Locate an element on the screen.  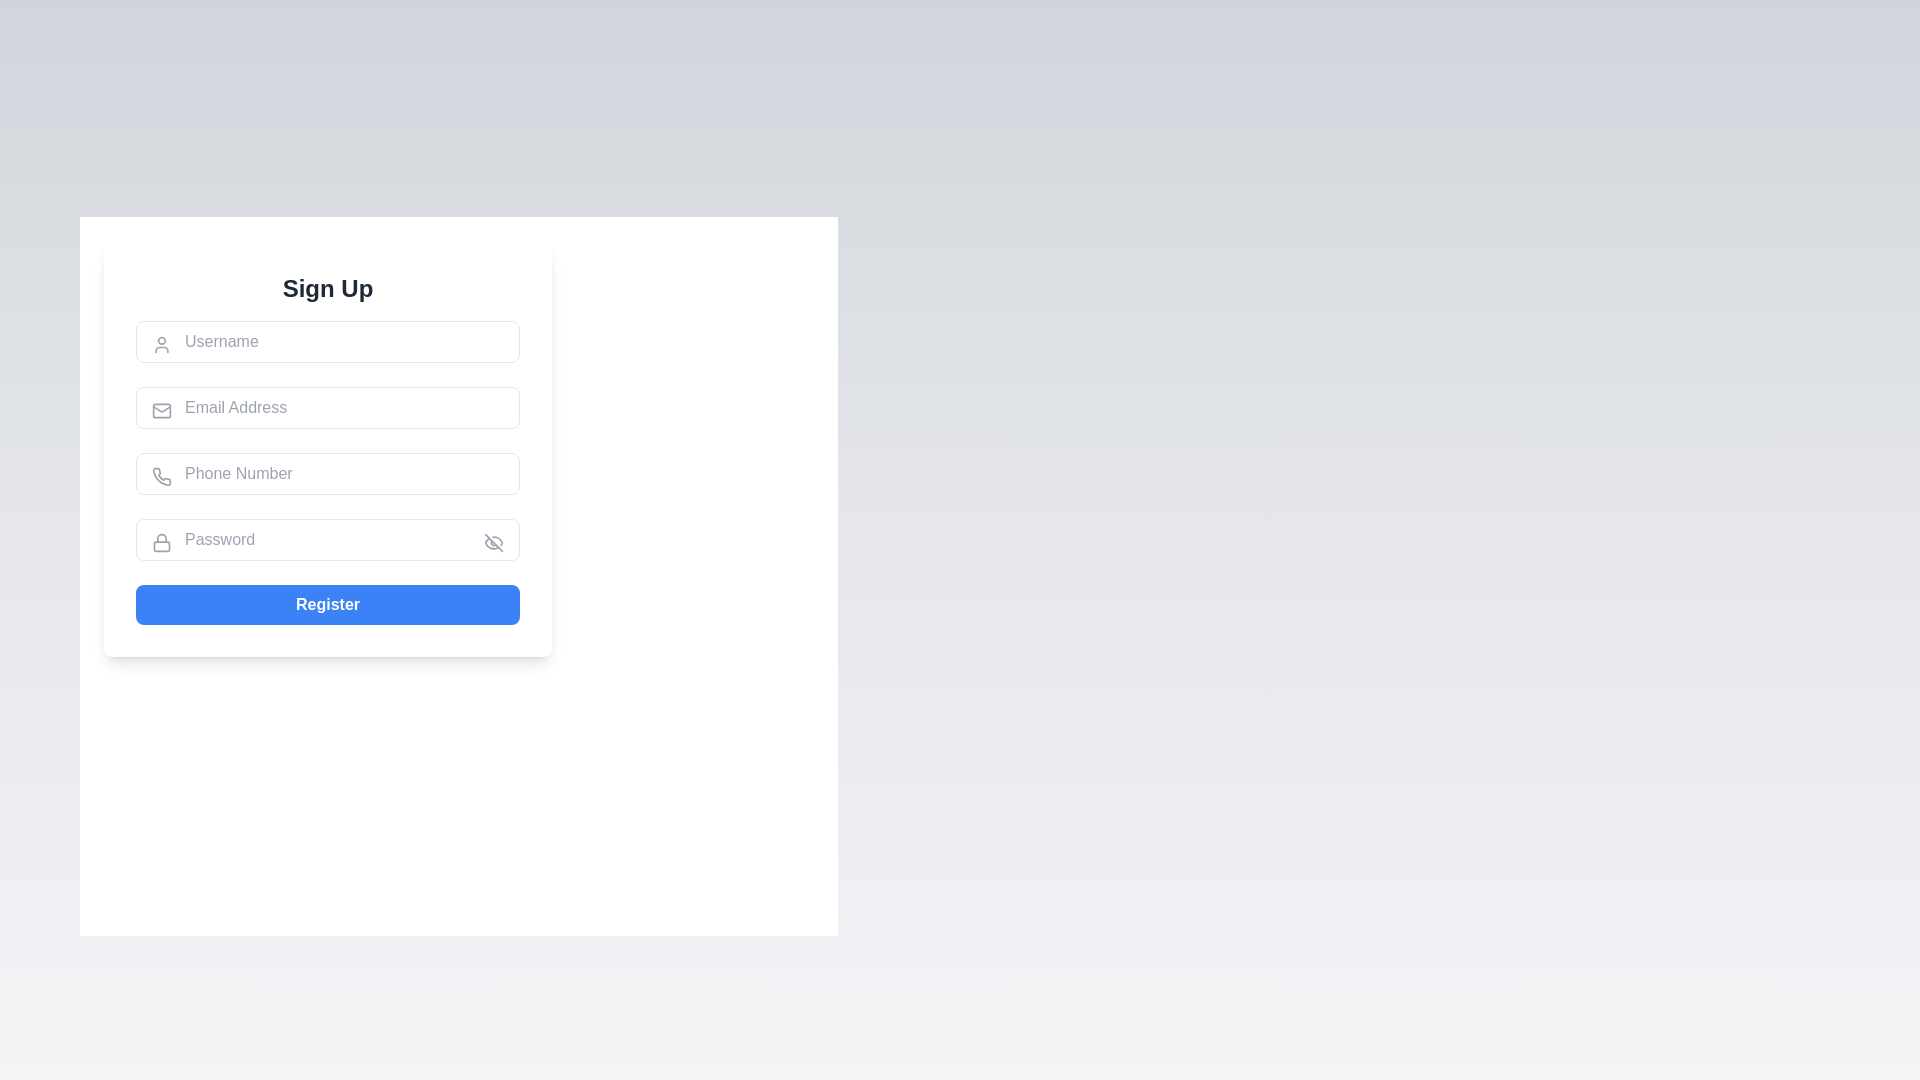
the submit button for the sign-up form, which is located at the bottom of the input fields to change its background color is located at coordinates (327, 604).